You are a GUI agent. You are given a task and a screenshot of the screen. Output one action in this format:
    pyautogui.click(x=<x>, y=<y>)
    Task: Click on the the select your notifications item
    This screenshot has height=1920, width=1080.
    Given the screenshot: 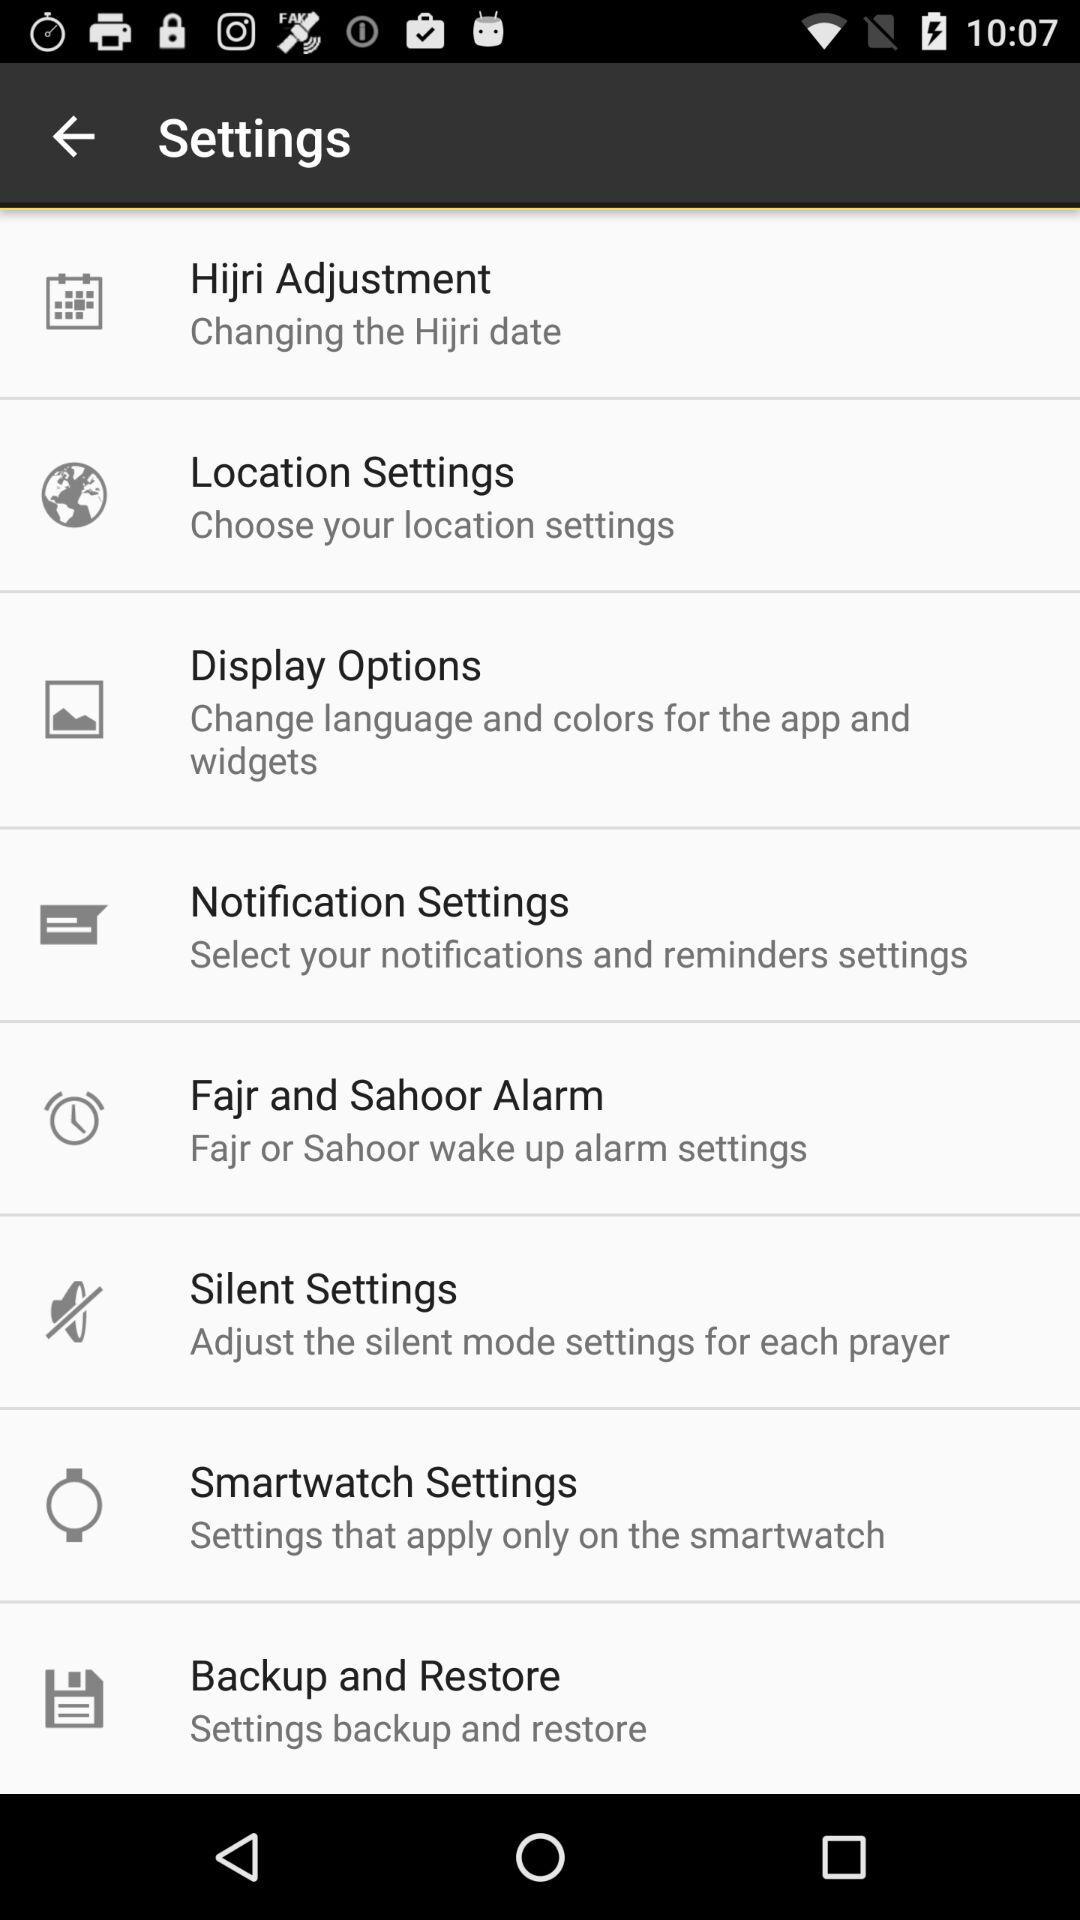 What is the action you would take?
    pyautogui.click(x=578, y=952)
    